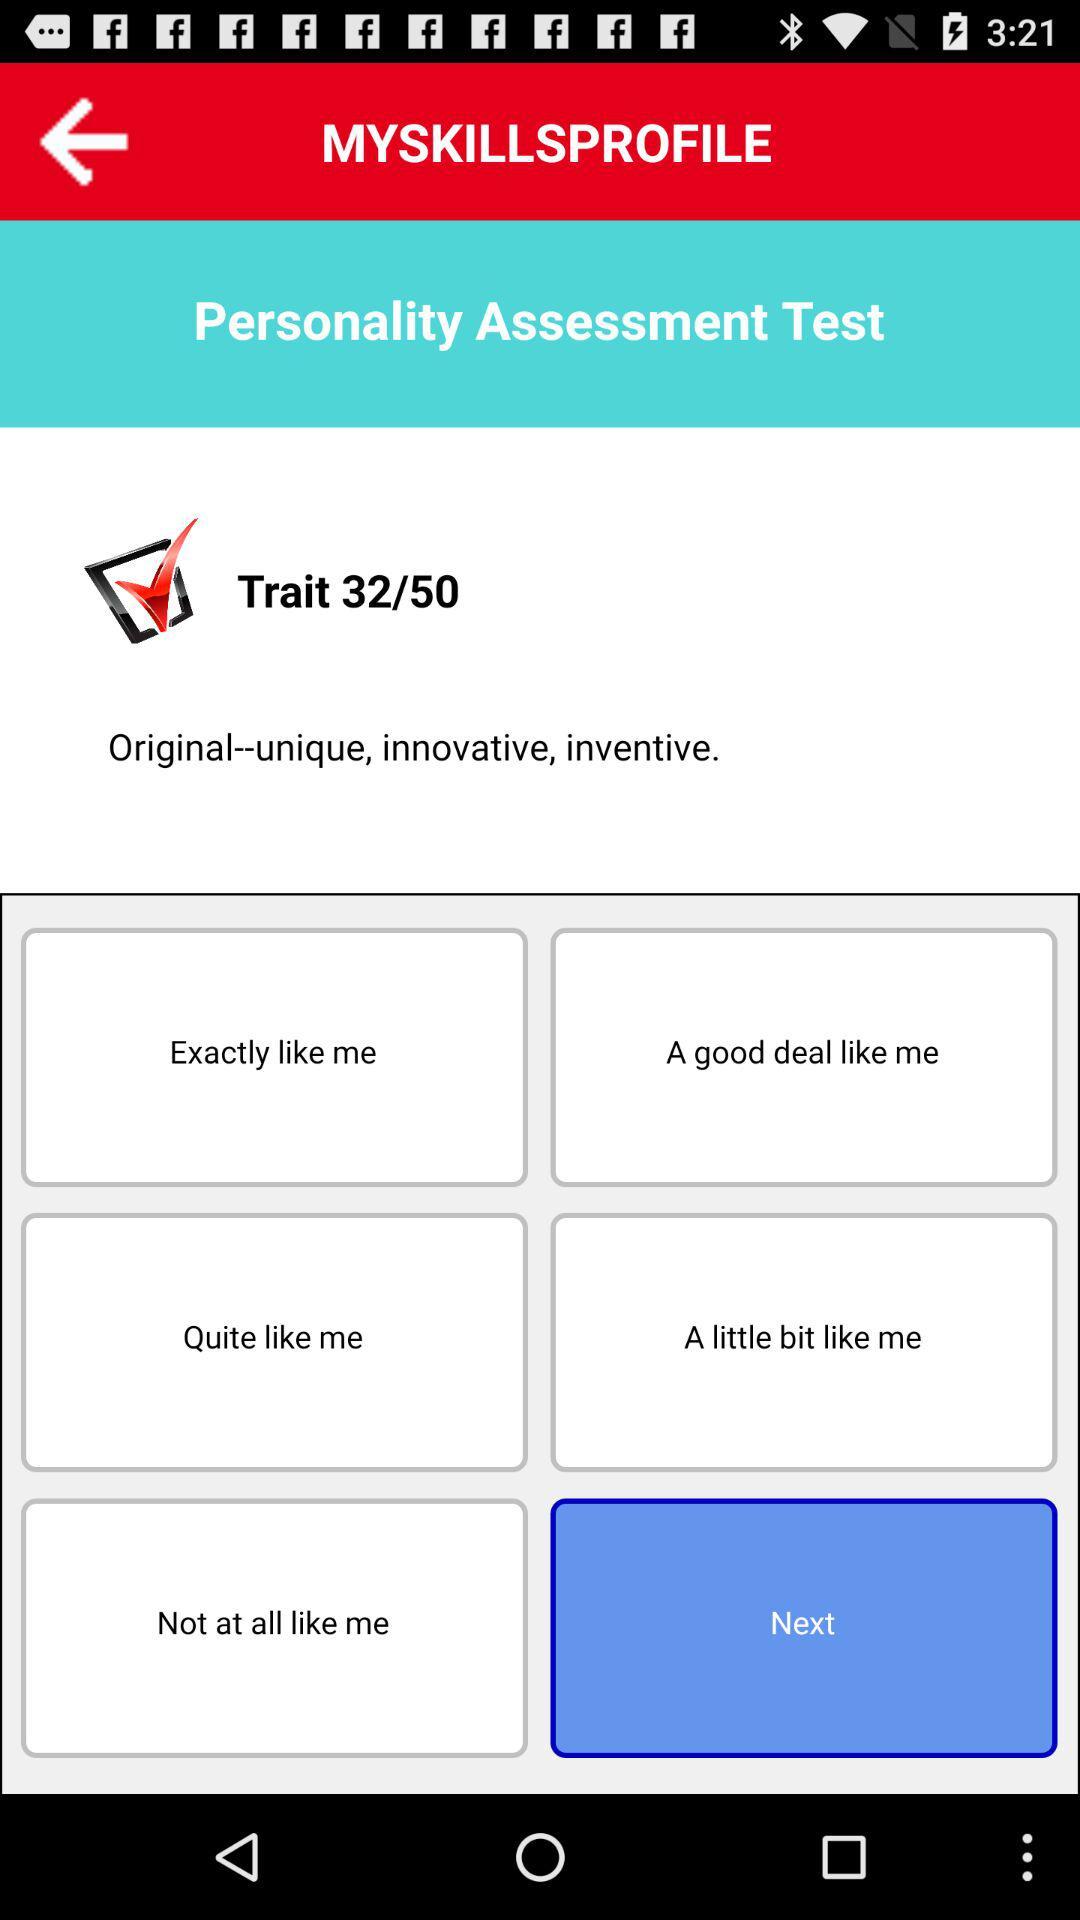 The image size is (1080, 1920). I want to click on next item, so click(802, 1628).